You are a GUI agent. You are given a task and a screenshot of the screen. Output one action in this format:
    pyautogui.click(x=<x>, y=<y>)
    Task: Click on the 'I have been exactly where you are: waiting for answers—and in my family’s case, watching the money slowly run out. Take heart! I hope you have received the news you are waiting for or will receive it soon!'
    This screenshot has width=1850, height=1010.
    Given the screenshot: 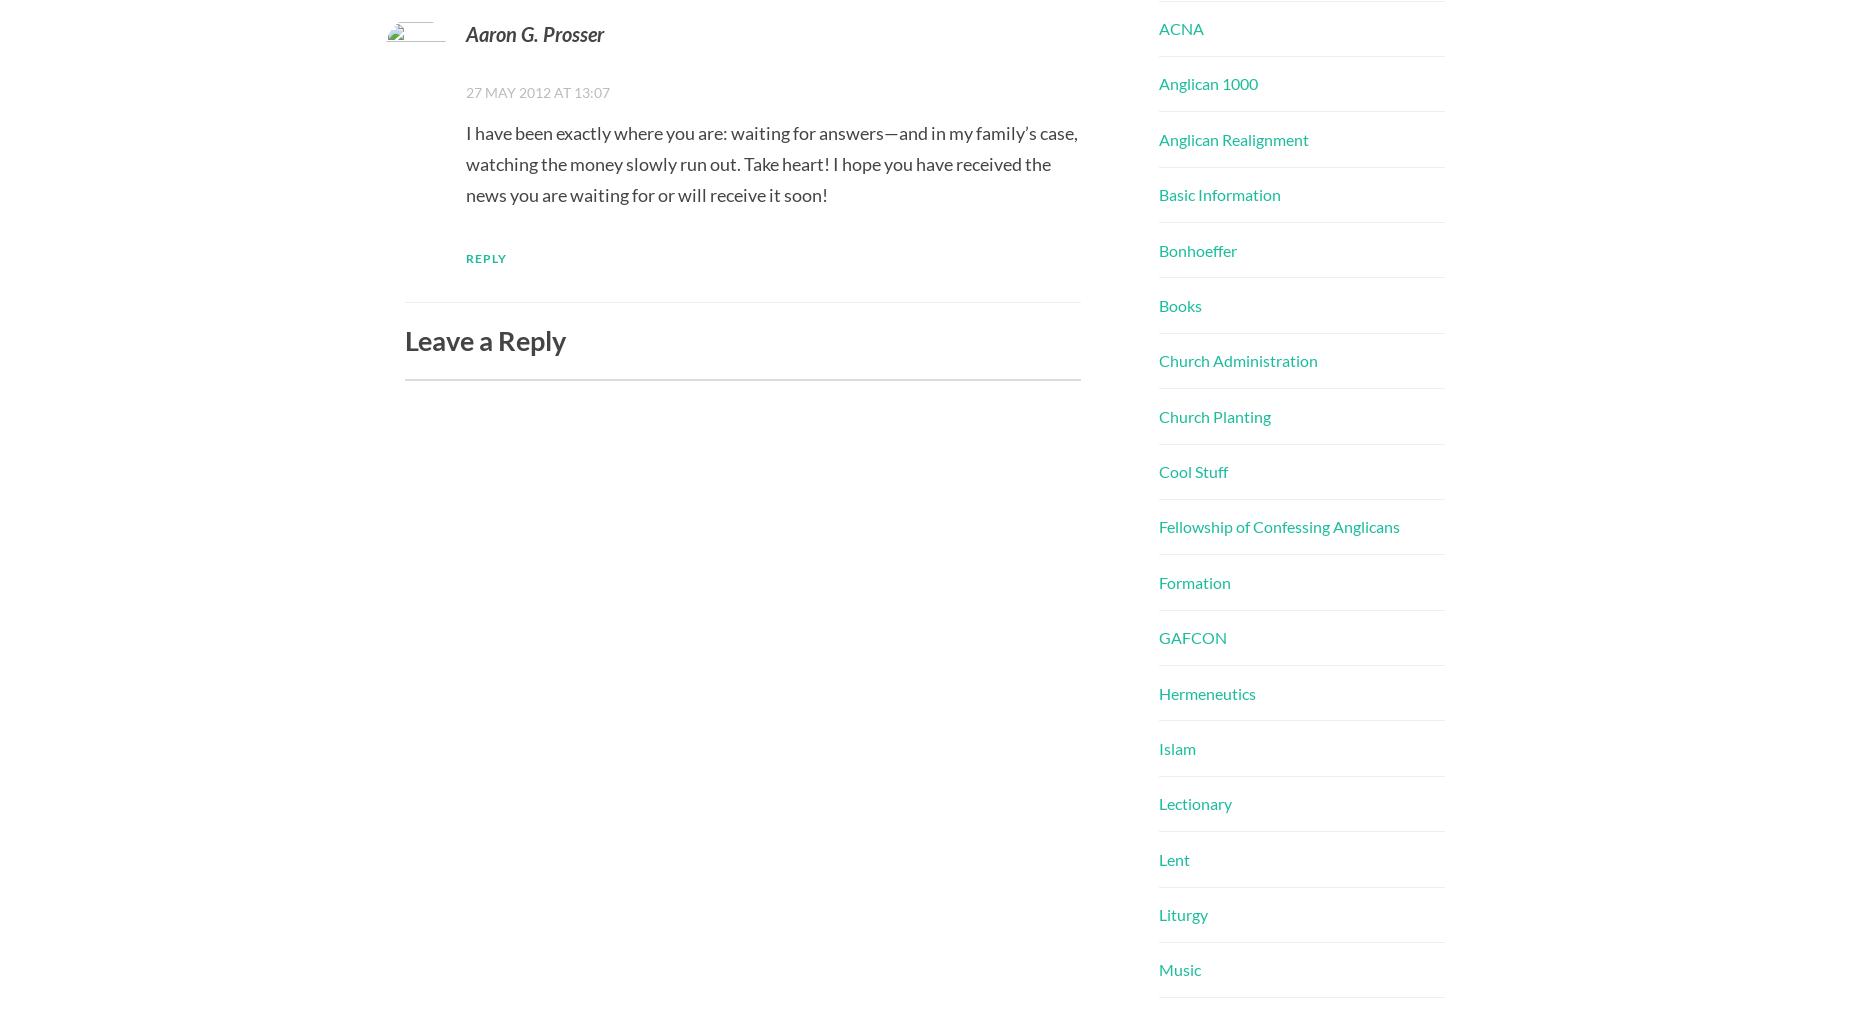 What is the action you would take?
    pyautogui.click(x=772, y=162)
    